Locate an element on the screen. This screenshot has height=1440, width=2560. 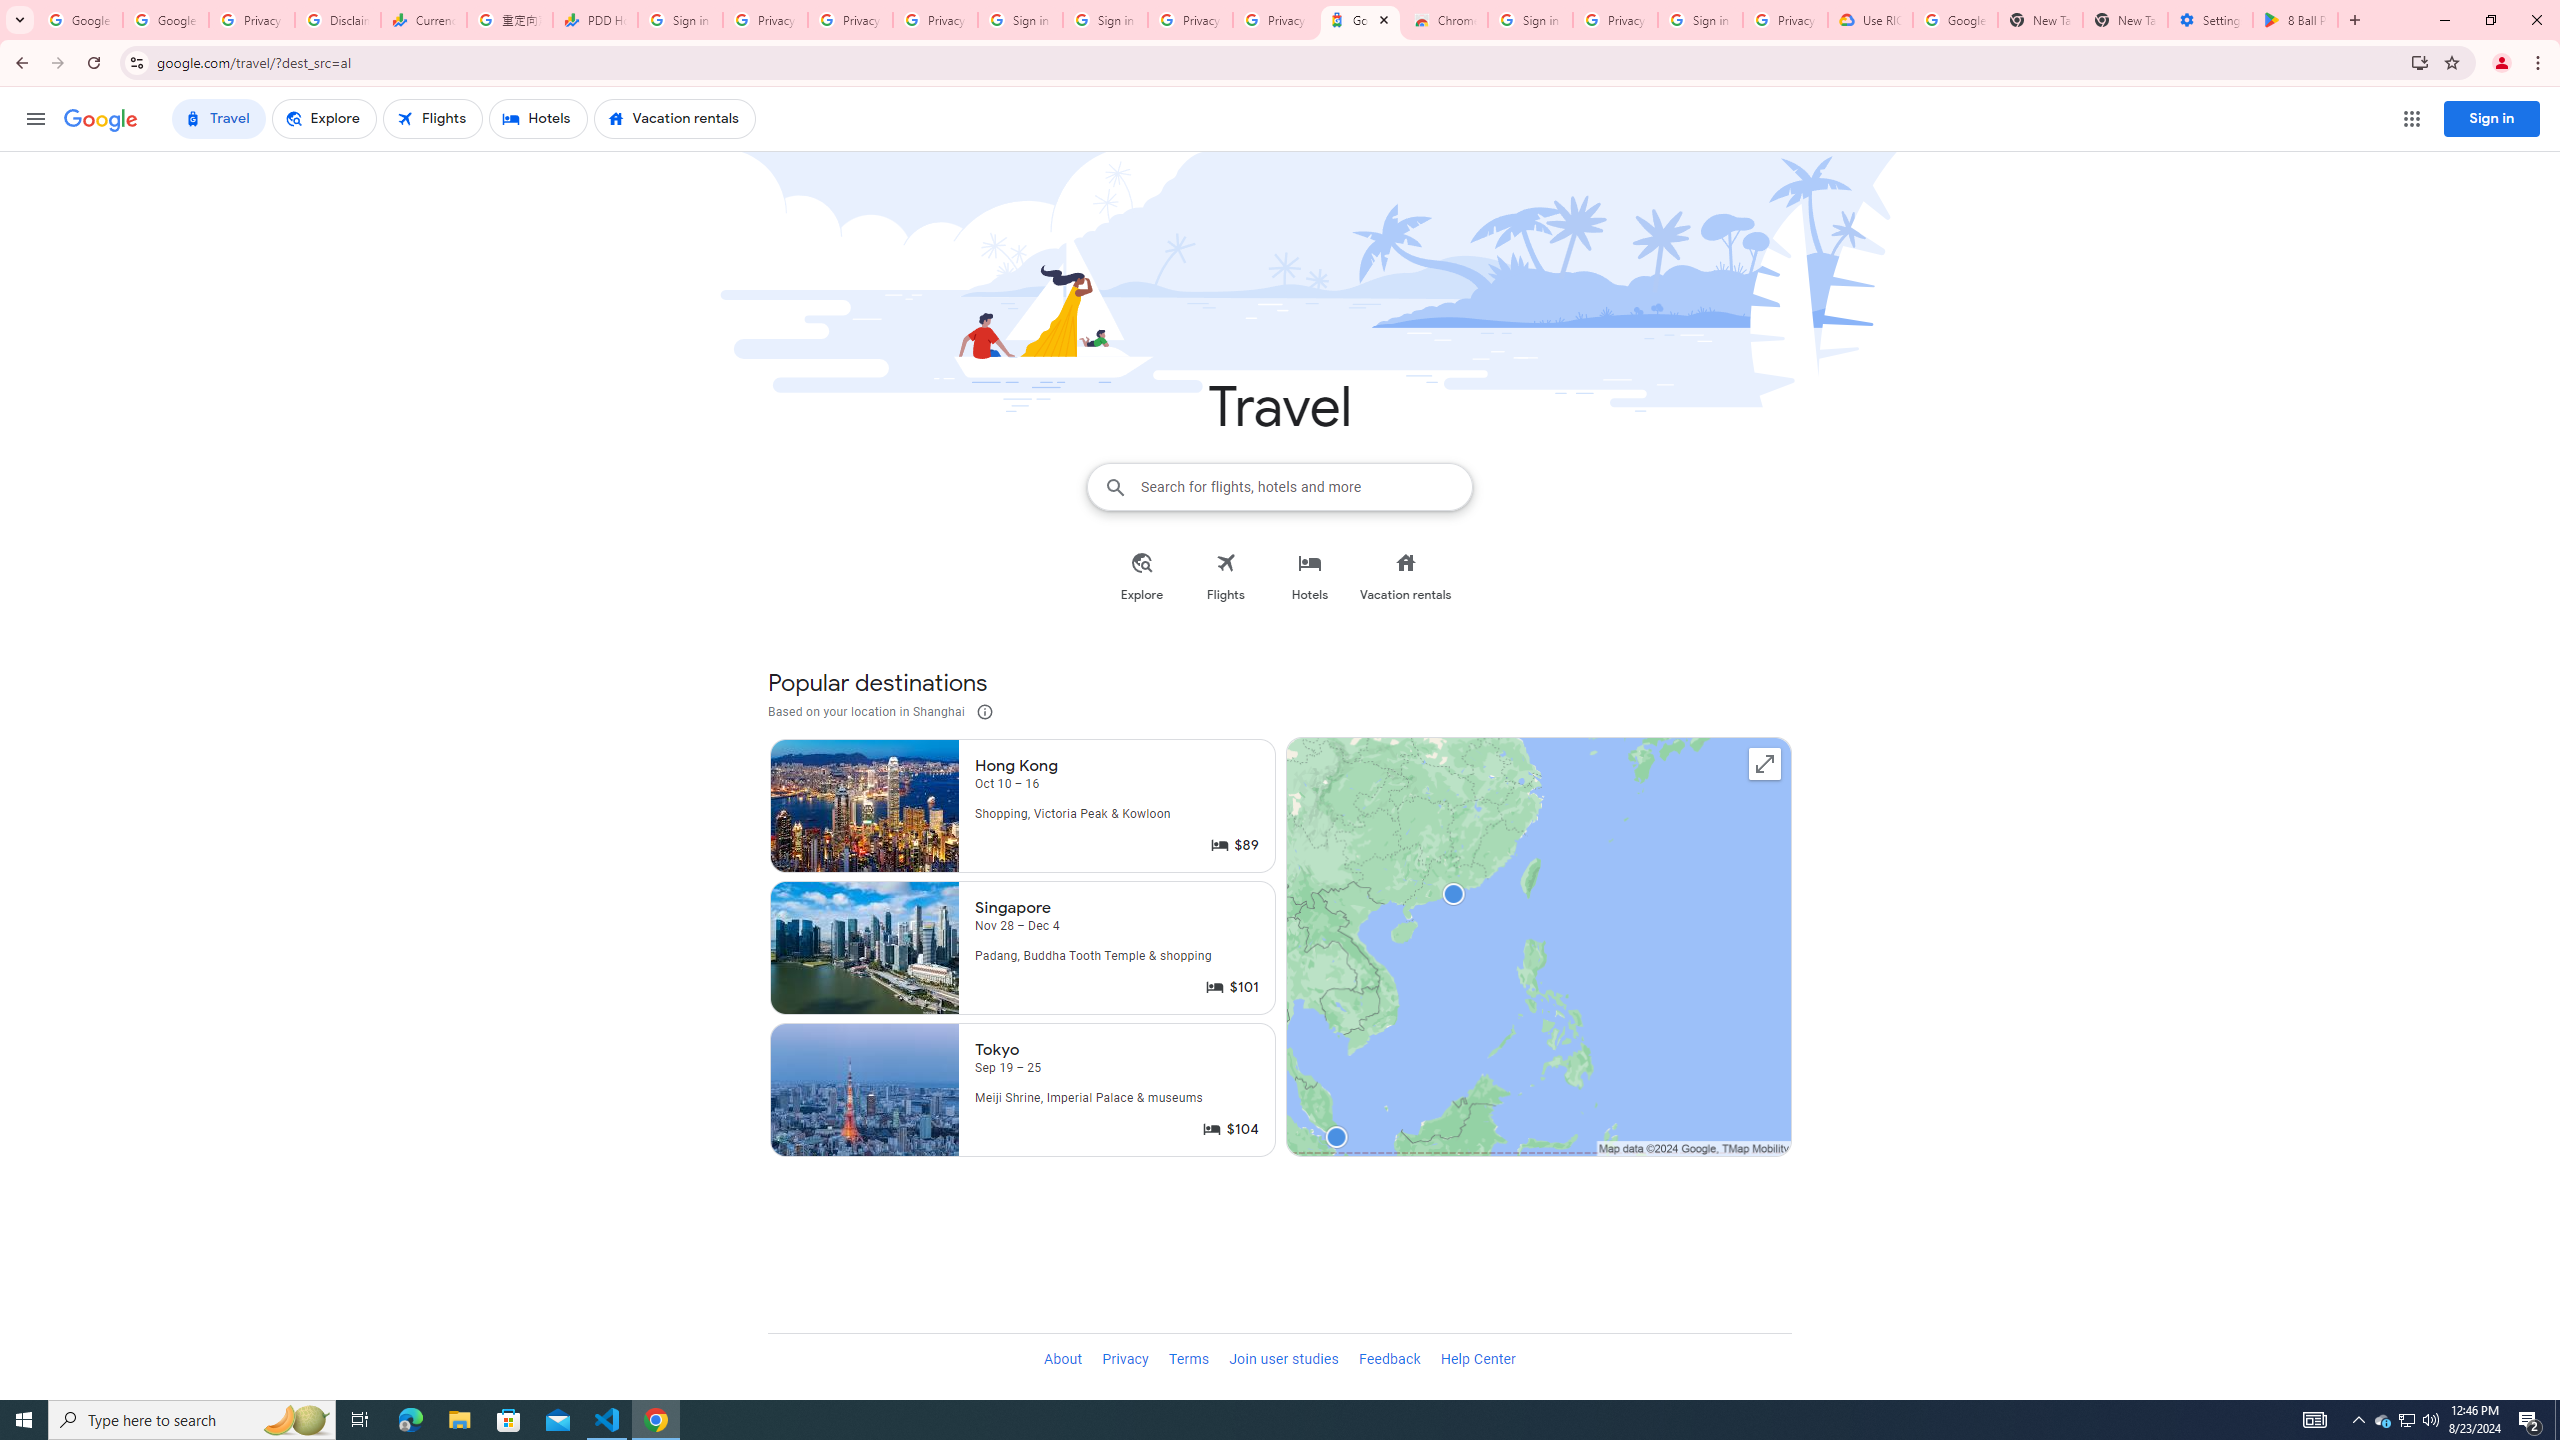
'Flights' is located at coordinates (1226, 577).